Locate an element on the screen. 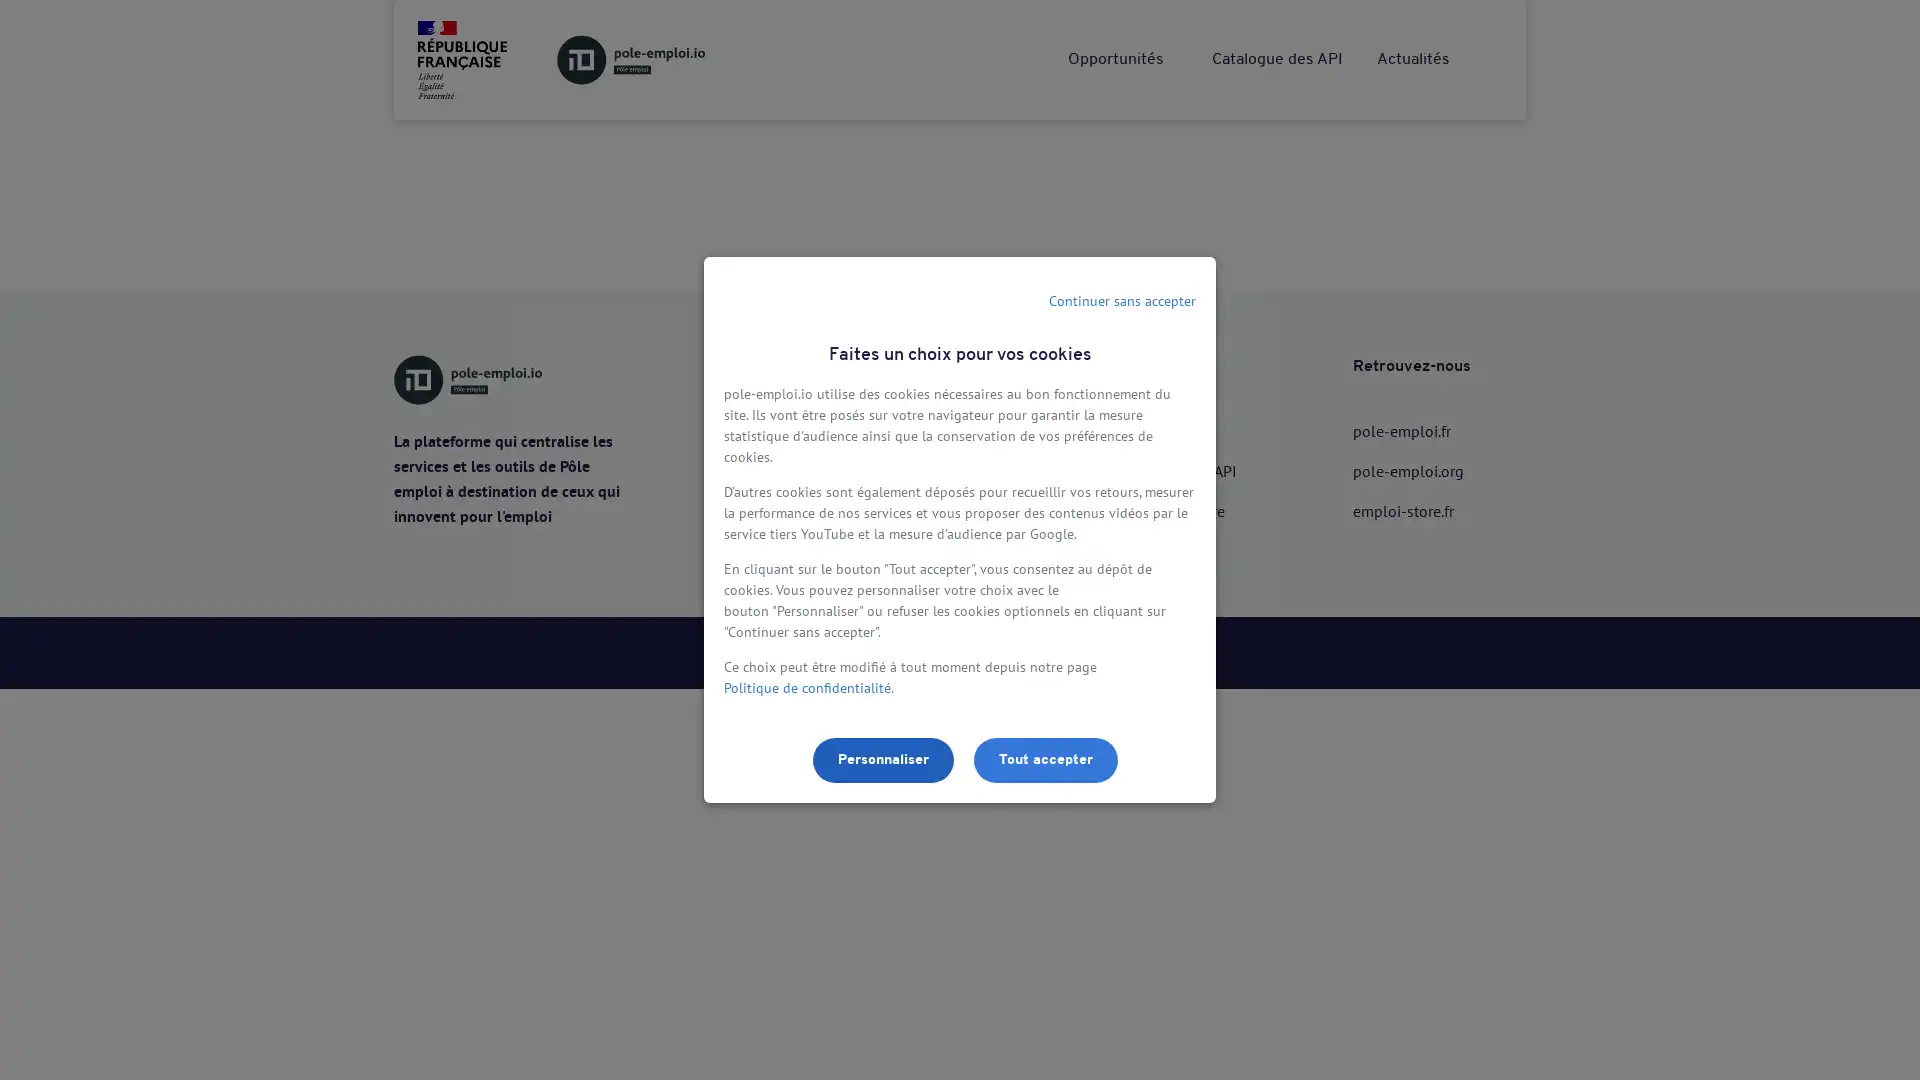 Image resolution: width=1920 pixels, height=1080 pixels. Me connecter is located at coordinates (1422, 59).